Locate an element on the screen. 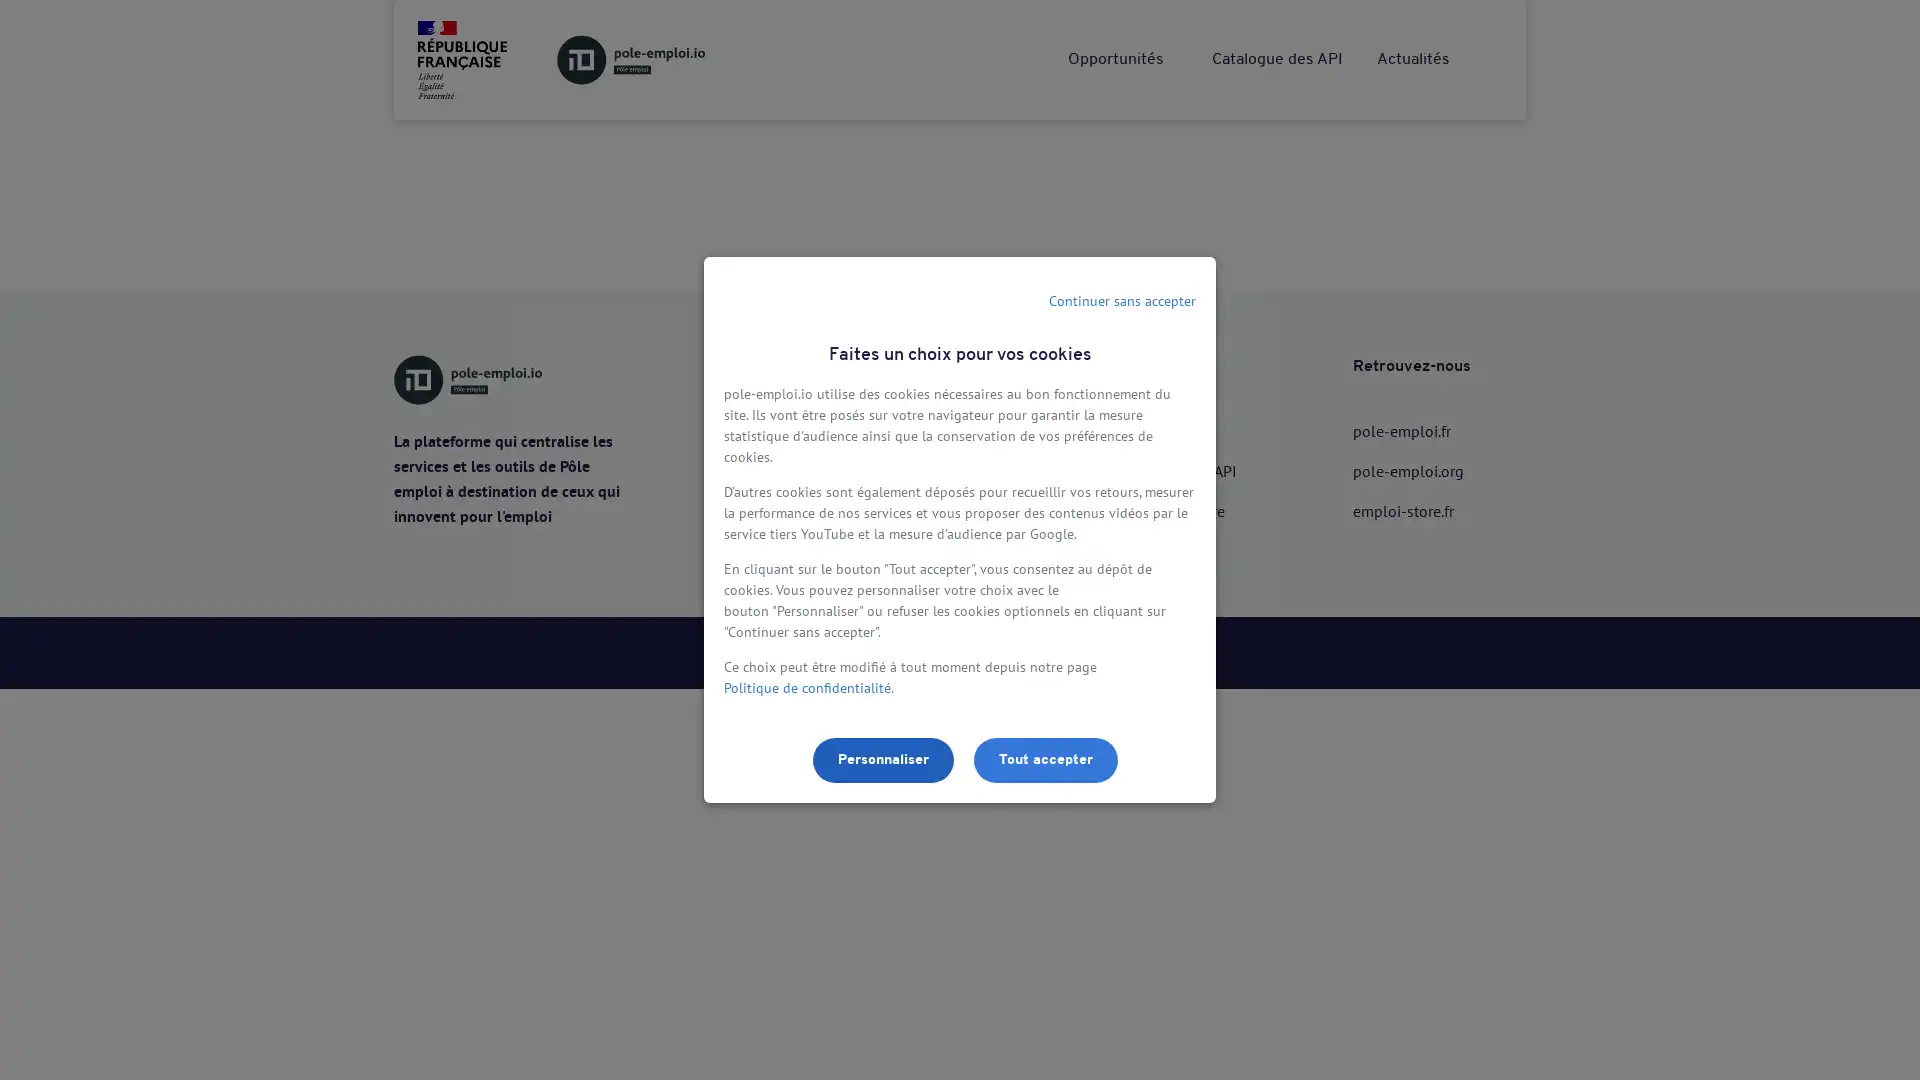 Image resolution: width=1920 pixels, height=1080 pixels. Me connecter is located at coordinates (1422, 59).